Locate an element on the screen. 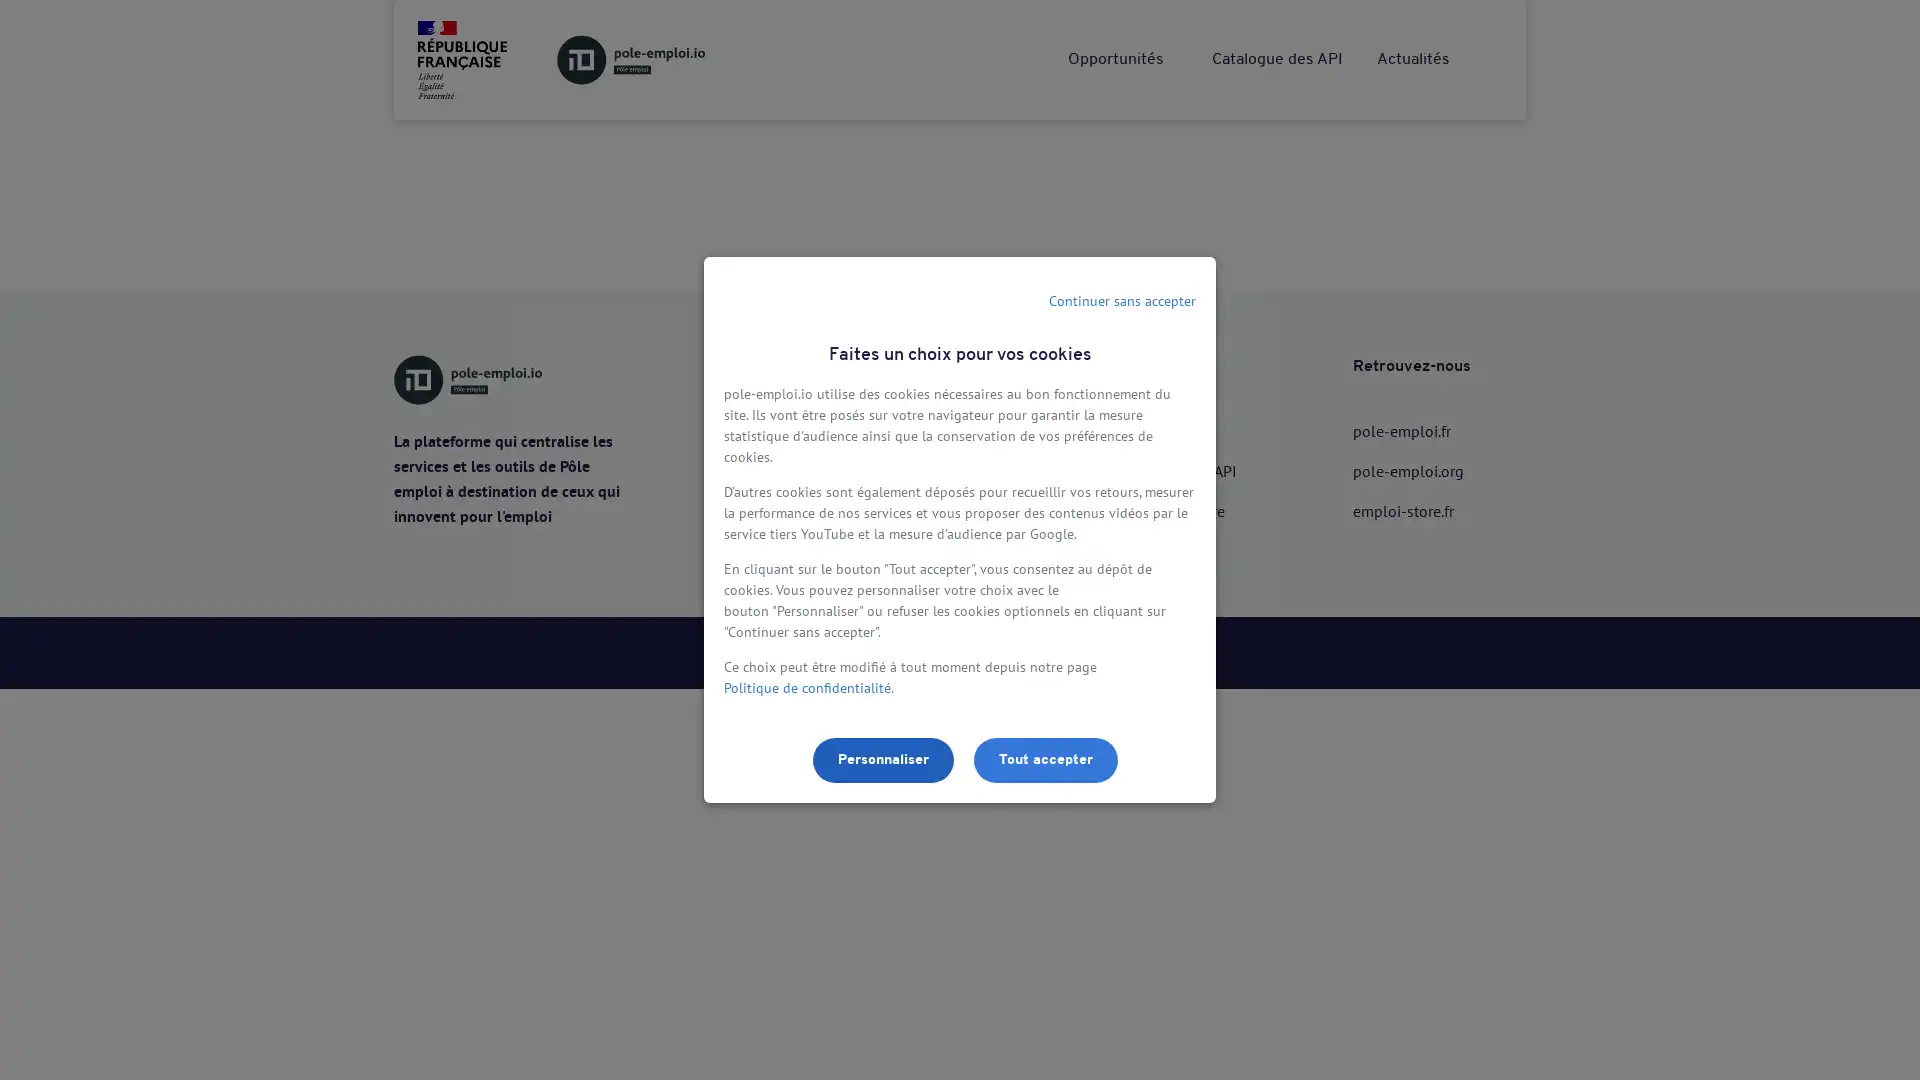 Image resolution: width=1920 pixels, height=1080 pixels. Me connecter is located at coordinates (1422, 59).